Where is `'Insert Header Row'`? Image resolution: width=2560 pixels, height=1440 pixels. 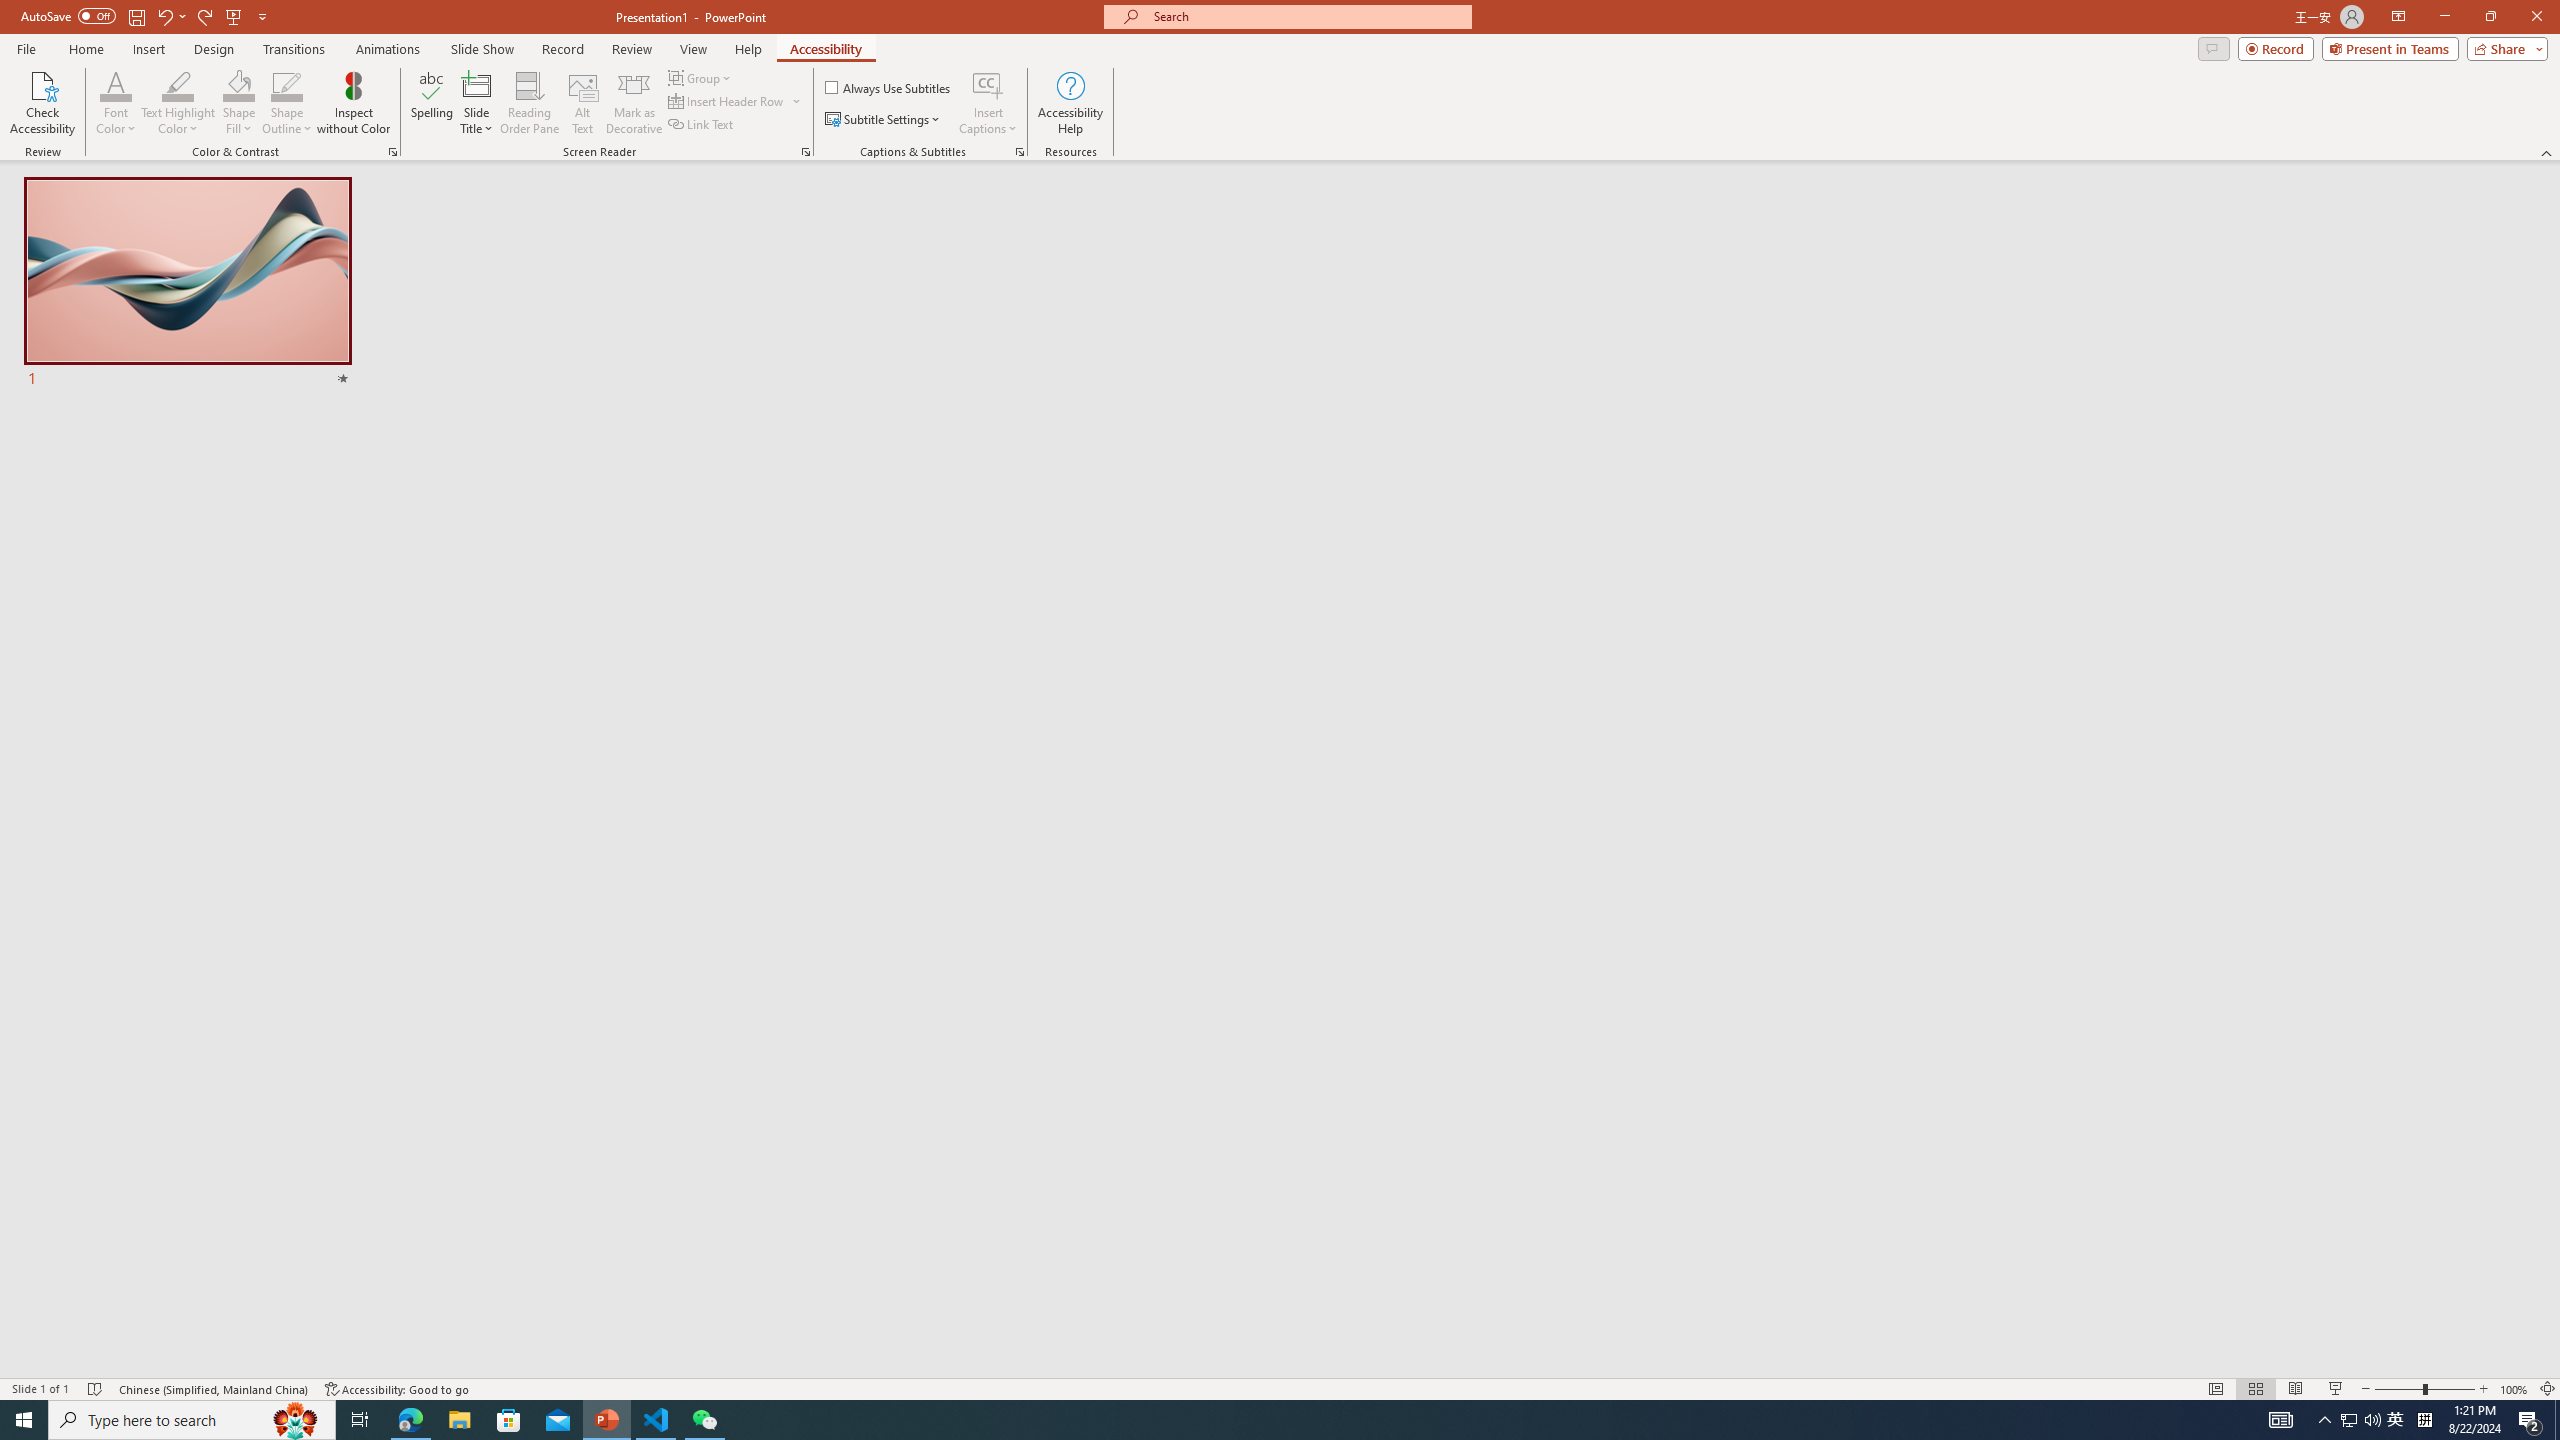 'Insert Header Row' is located at coordinates (735, 99).